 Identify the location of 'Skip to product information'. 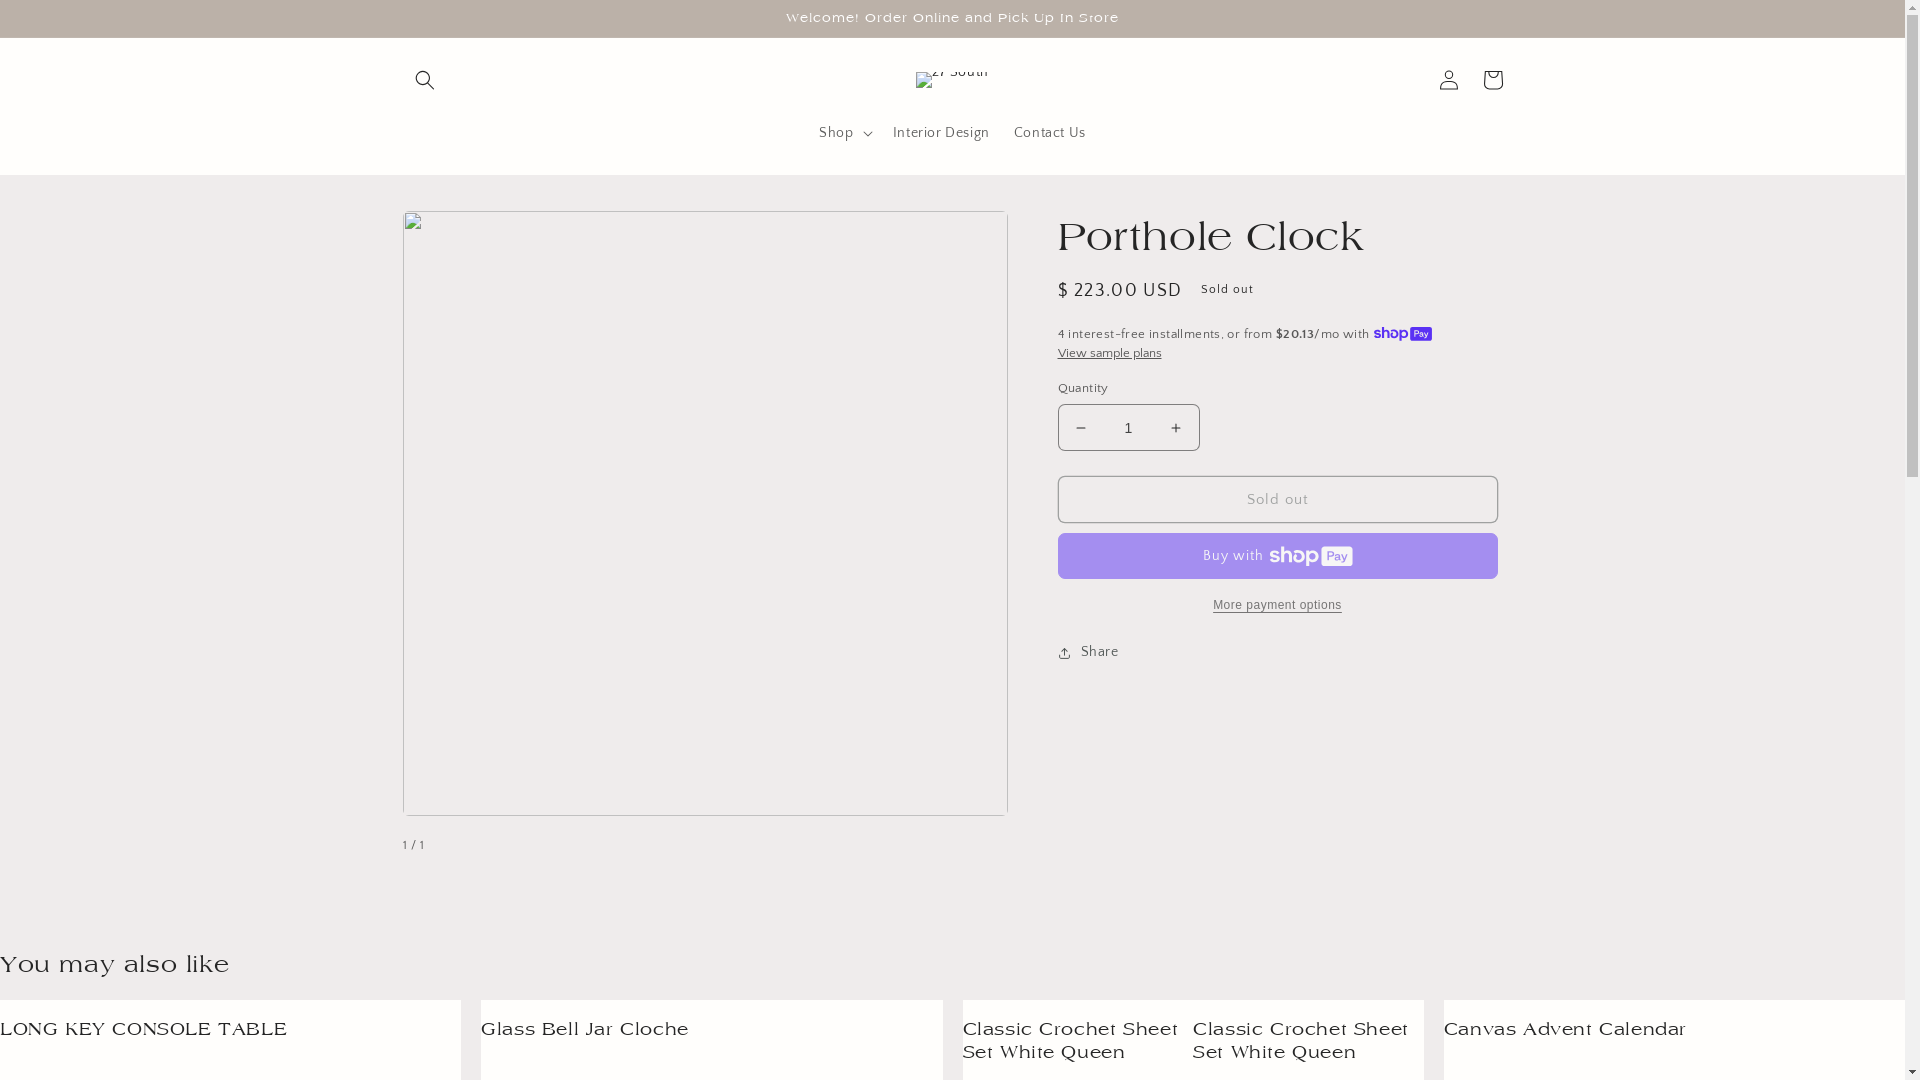
(461, 232).